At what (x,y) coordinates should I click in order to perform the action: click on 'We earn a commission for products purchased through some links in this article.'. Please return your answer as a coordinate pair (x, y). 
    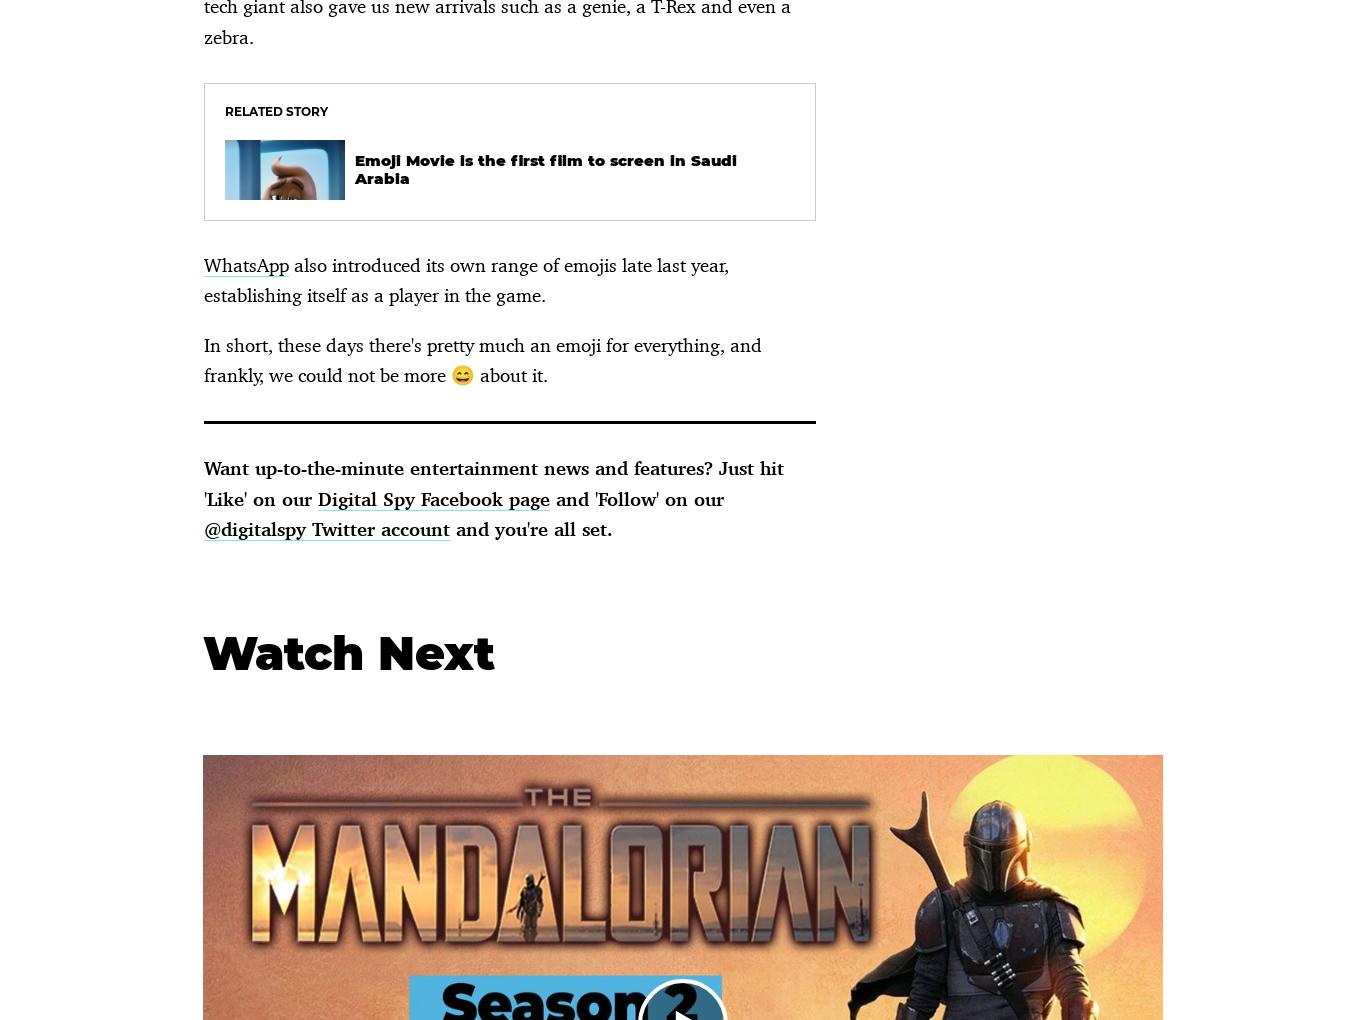
    Looking at the image, I should click on (372, 161).